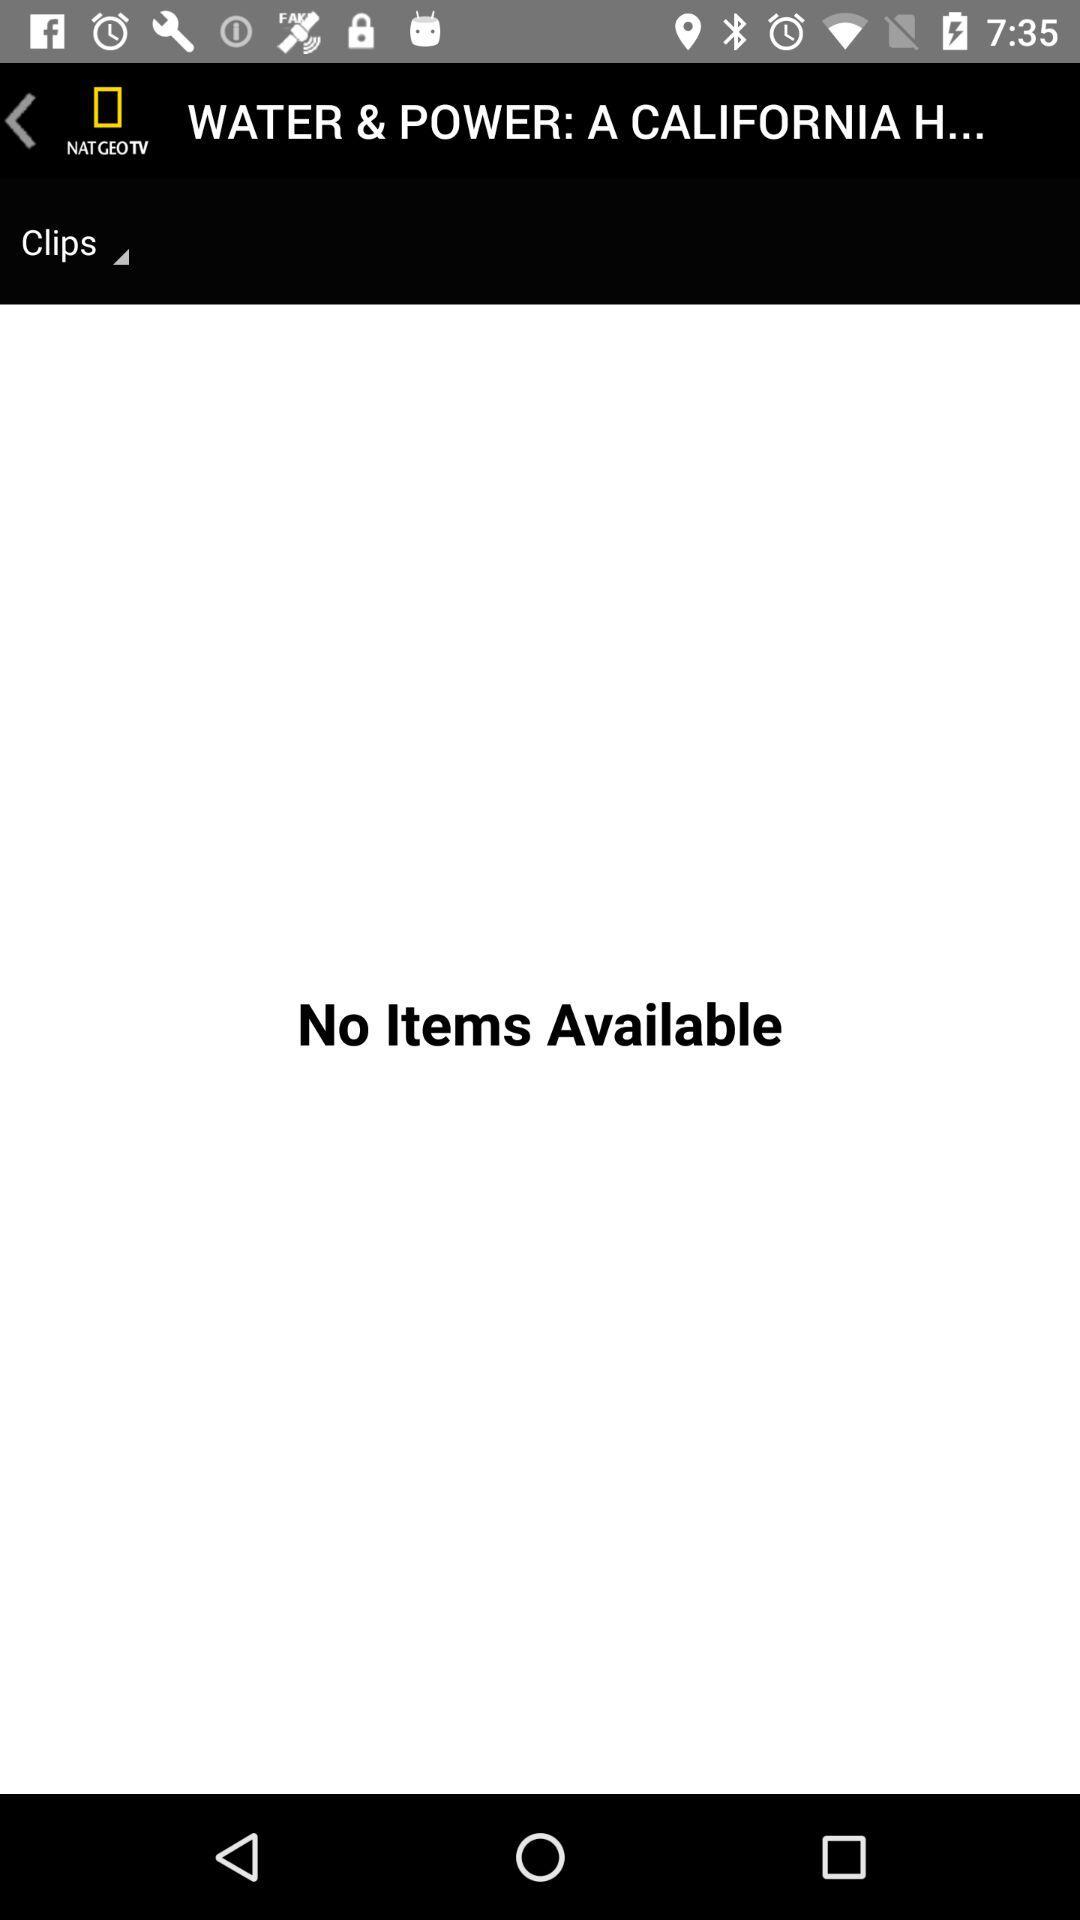 The width and height of the screenshot is (1080, 1920). Describe the element at coordinates (20, 119) in the screenshot. I see `go back` at that location.